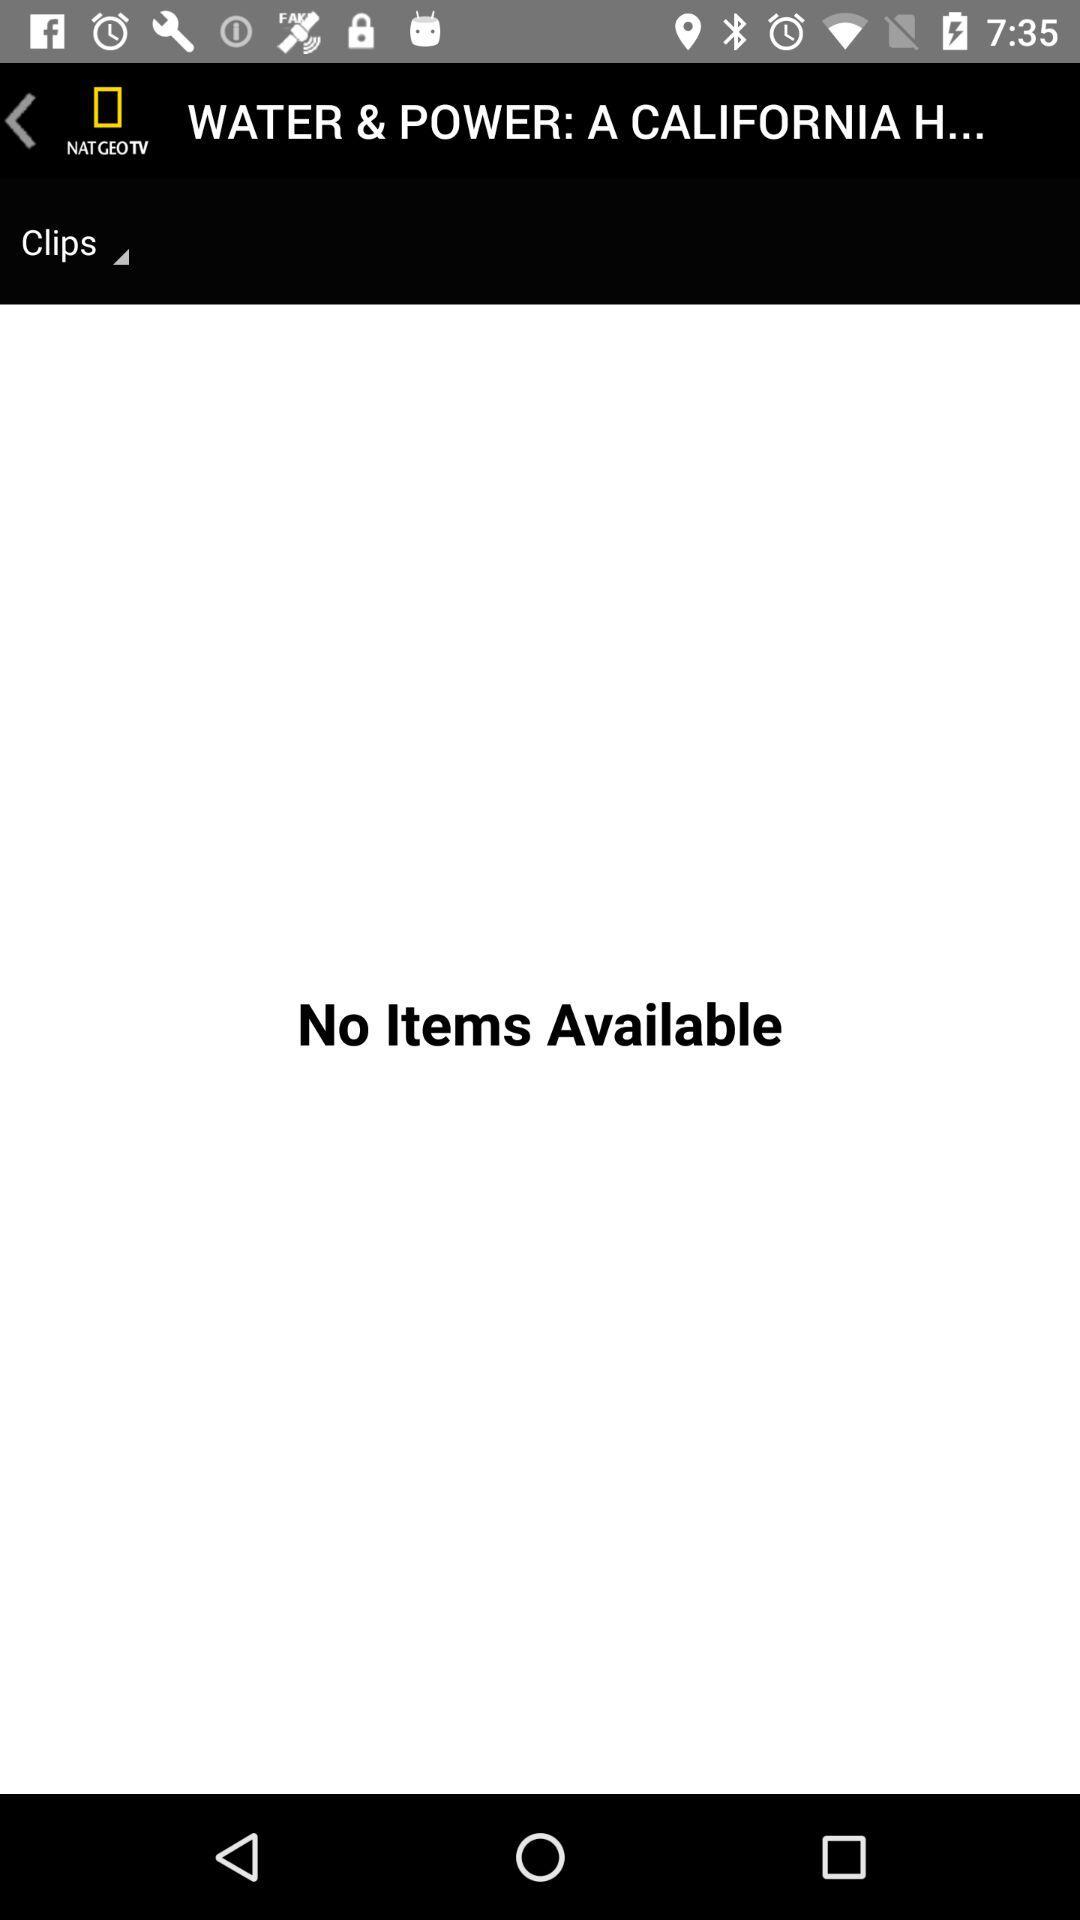 The width and height of the screenshot is (1080, 1920). Describe the element at coordinates (20, 119) in the screenshot. I see `go back` at that location.